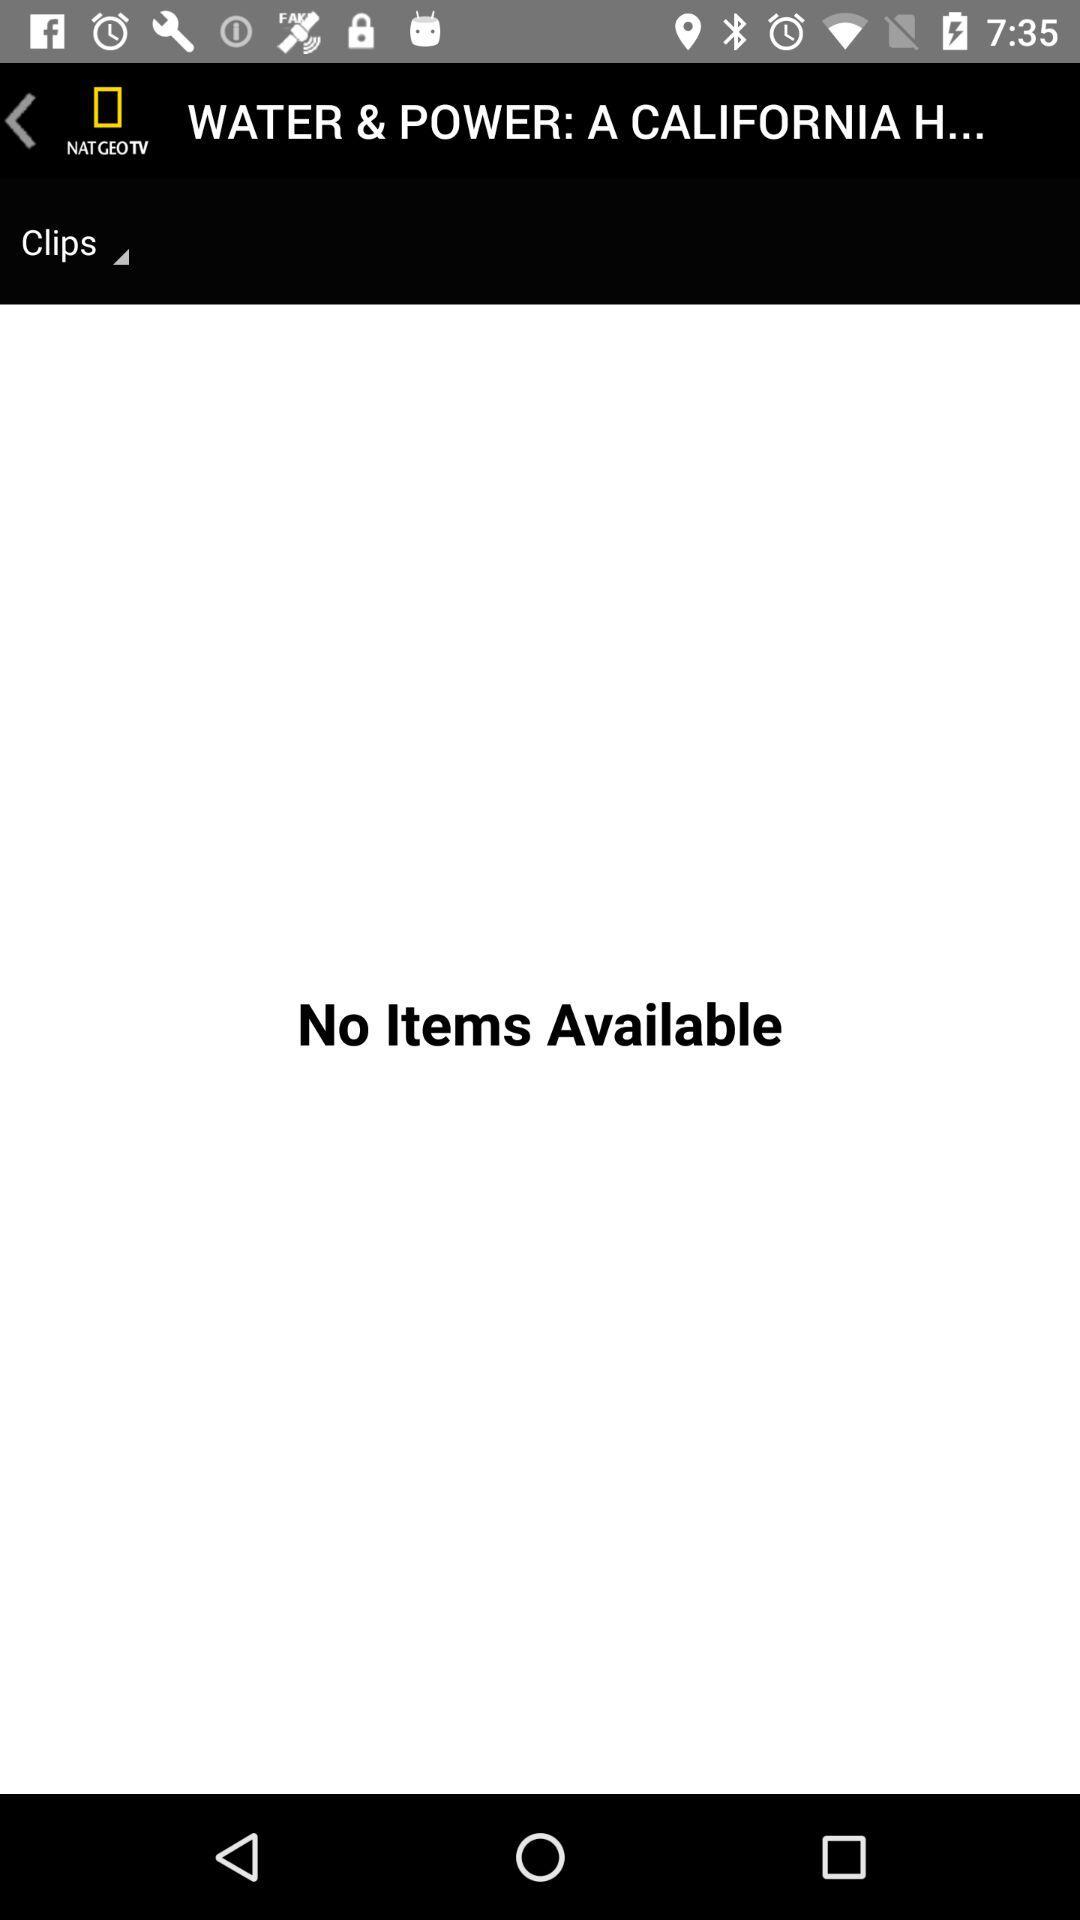 The width and height of the screenshot is (1080, 1920). Describe the element at coordinates (20, 119) in the screenshot. I see `go back` at that location.